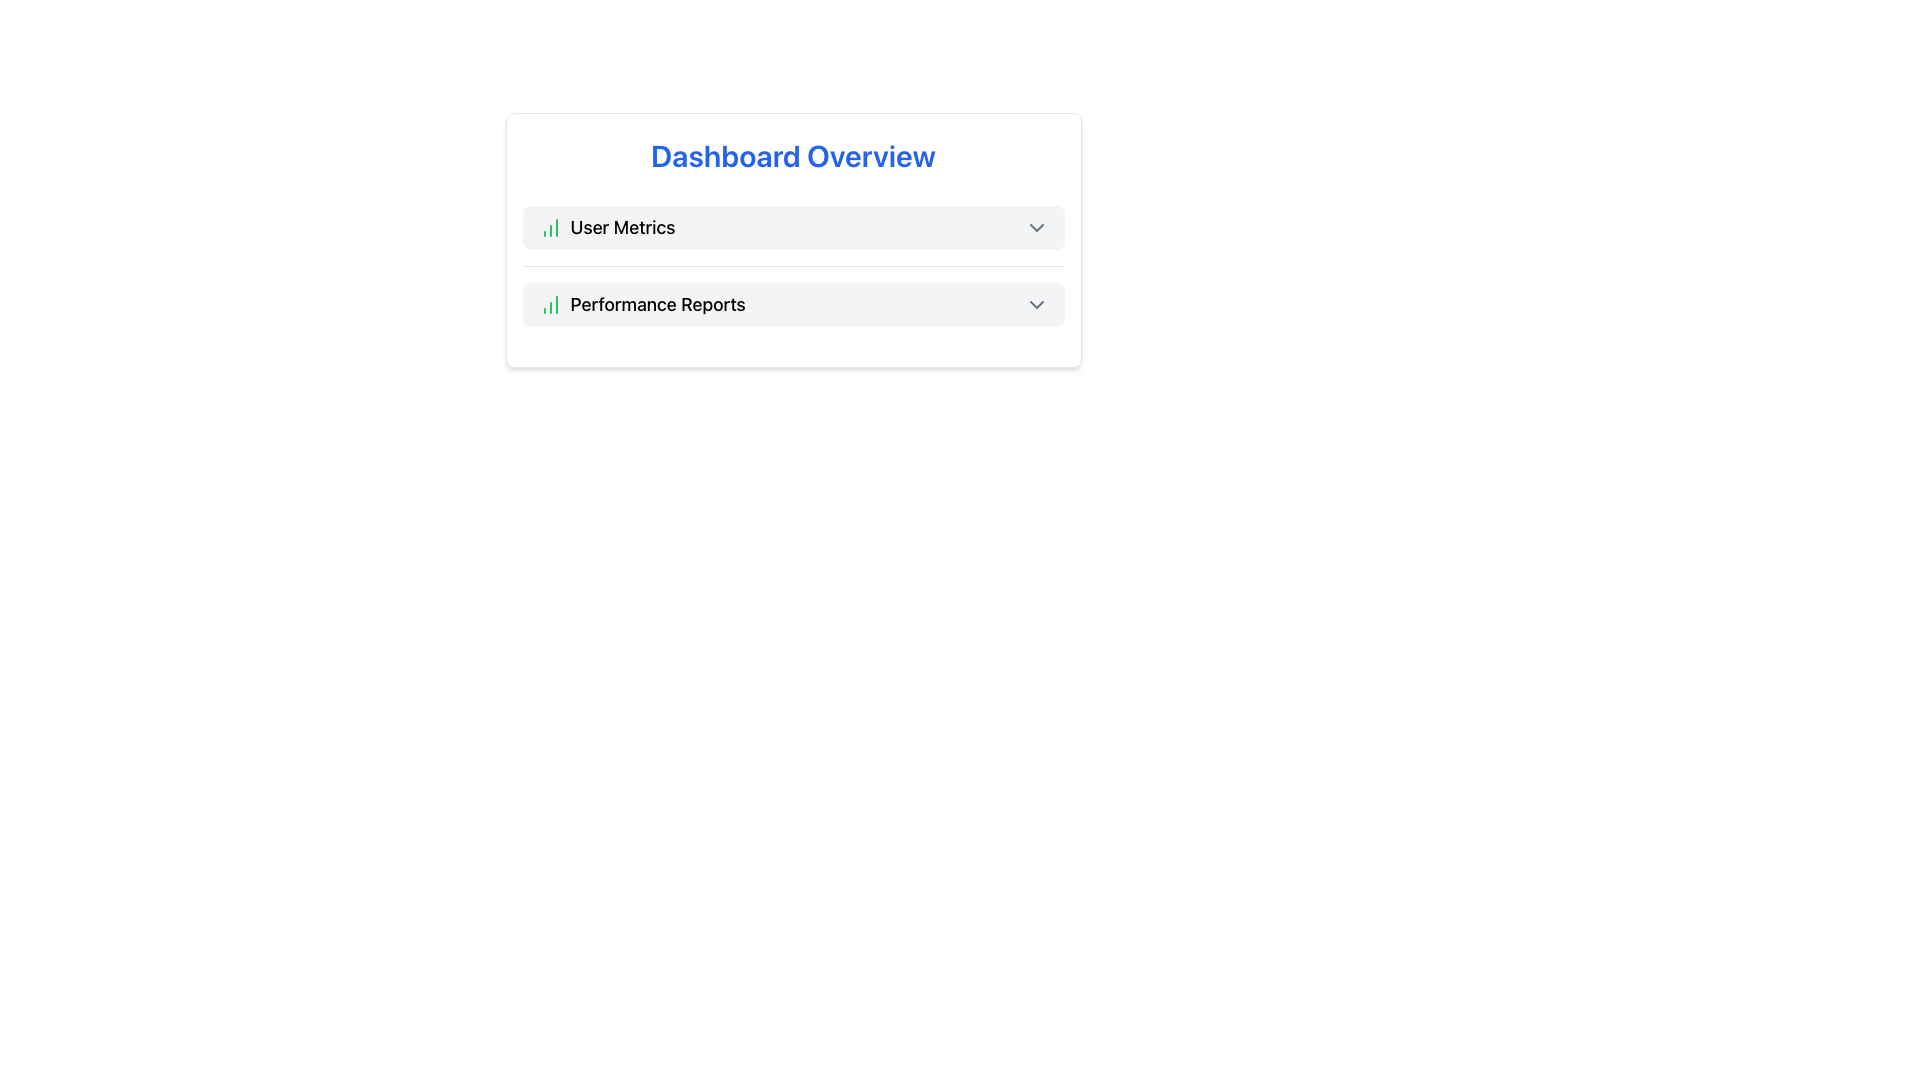 The height and width of the screenshot is (1080, 1920). I want to click on the downward-facing gray chevron icon located at the far right of the 'Performance Reports' section, so click(1036, 304).